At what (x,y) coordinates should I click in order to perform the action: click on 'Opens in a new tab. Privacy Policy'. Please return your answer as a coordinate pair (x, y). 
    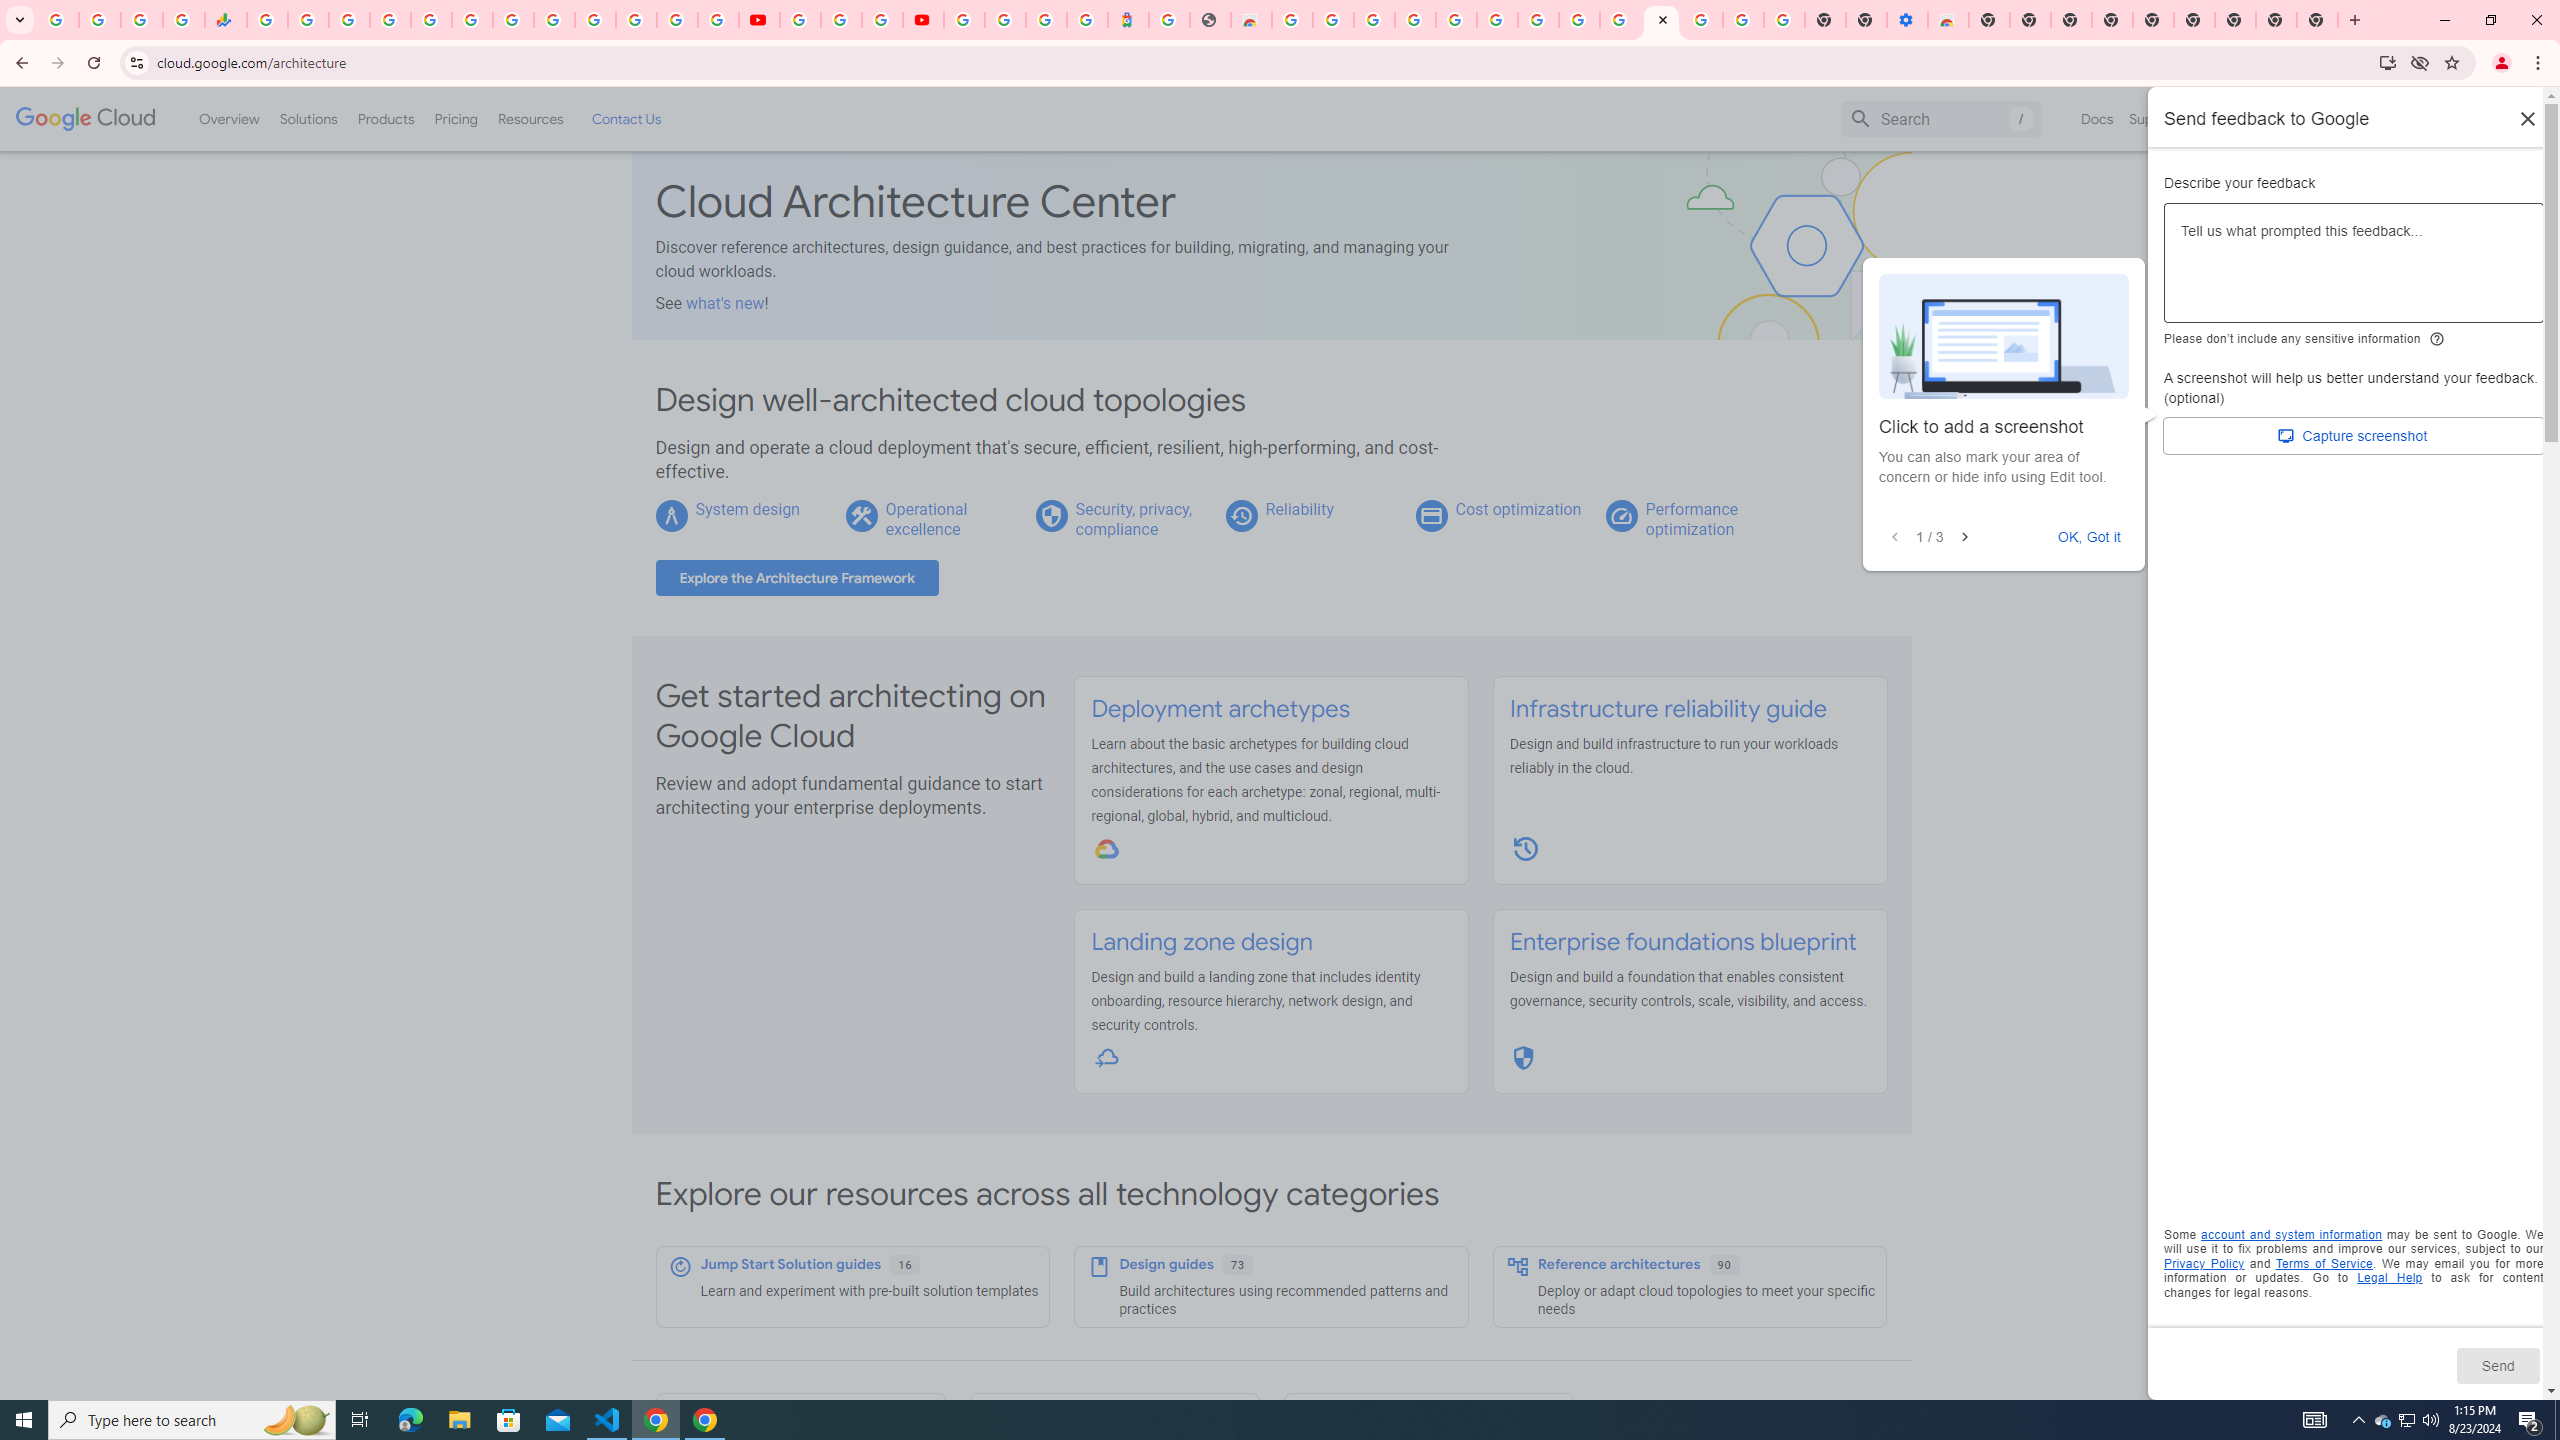
    Looking at the image, I should click on (2204, 1263).